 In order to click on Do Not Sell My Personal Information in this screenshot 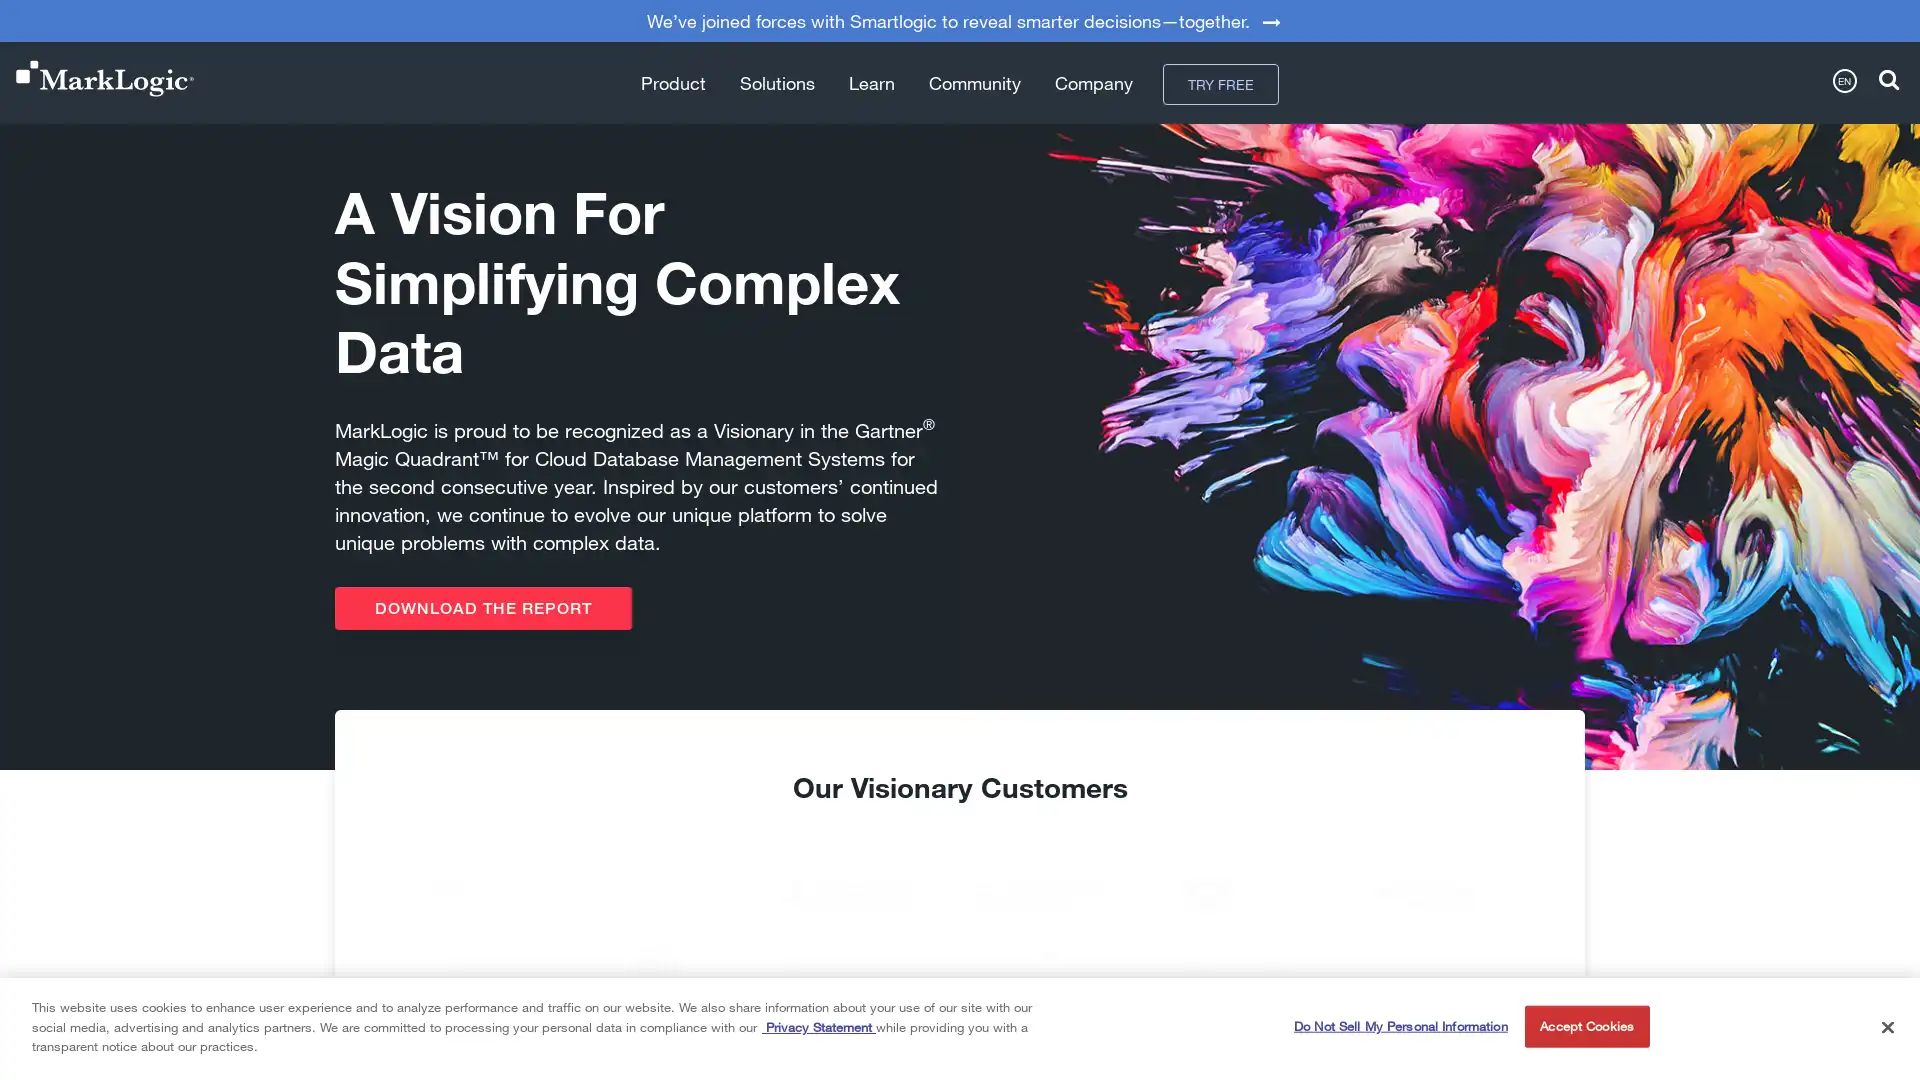, I will do `click(1399, 1026)`.